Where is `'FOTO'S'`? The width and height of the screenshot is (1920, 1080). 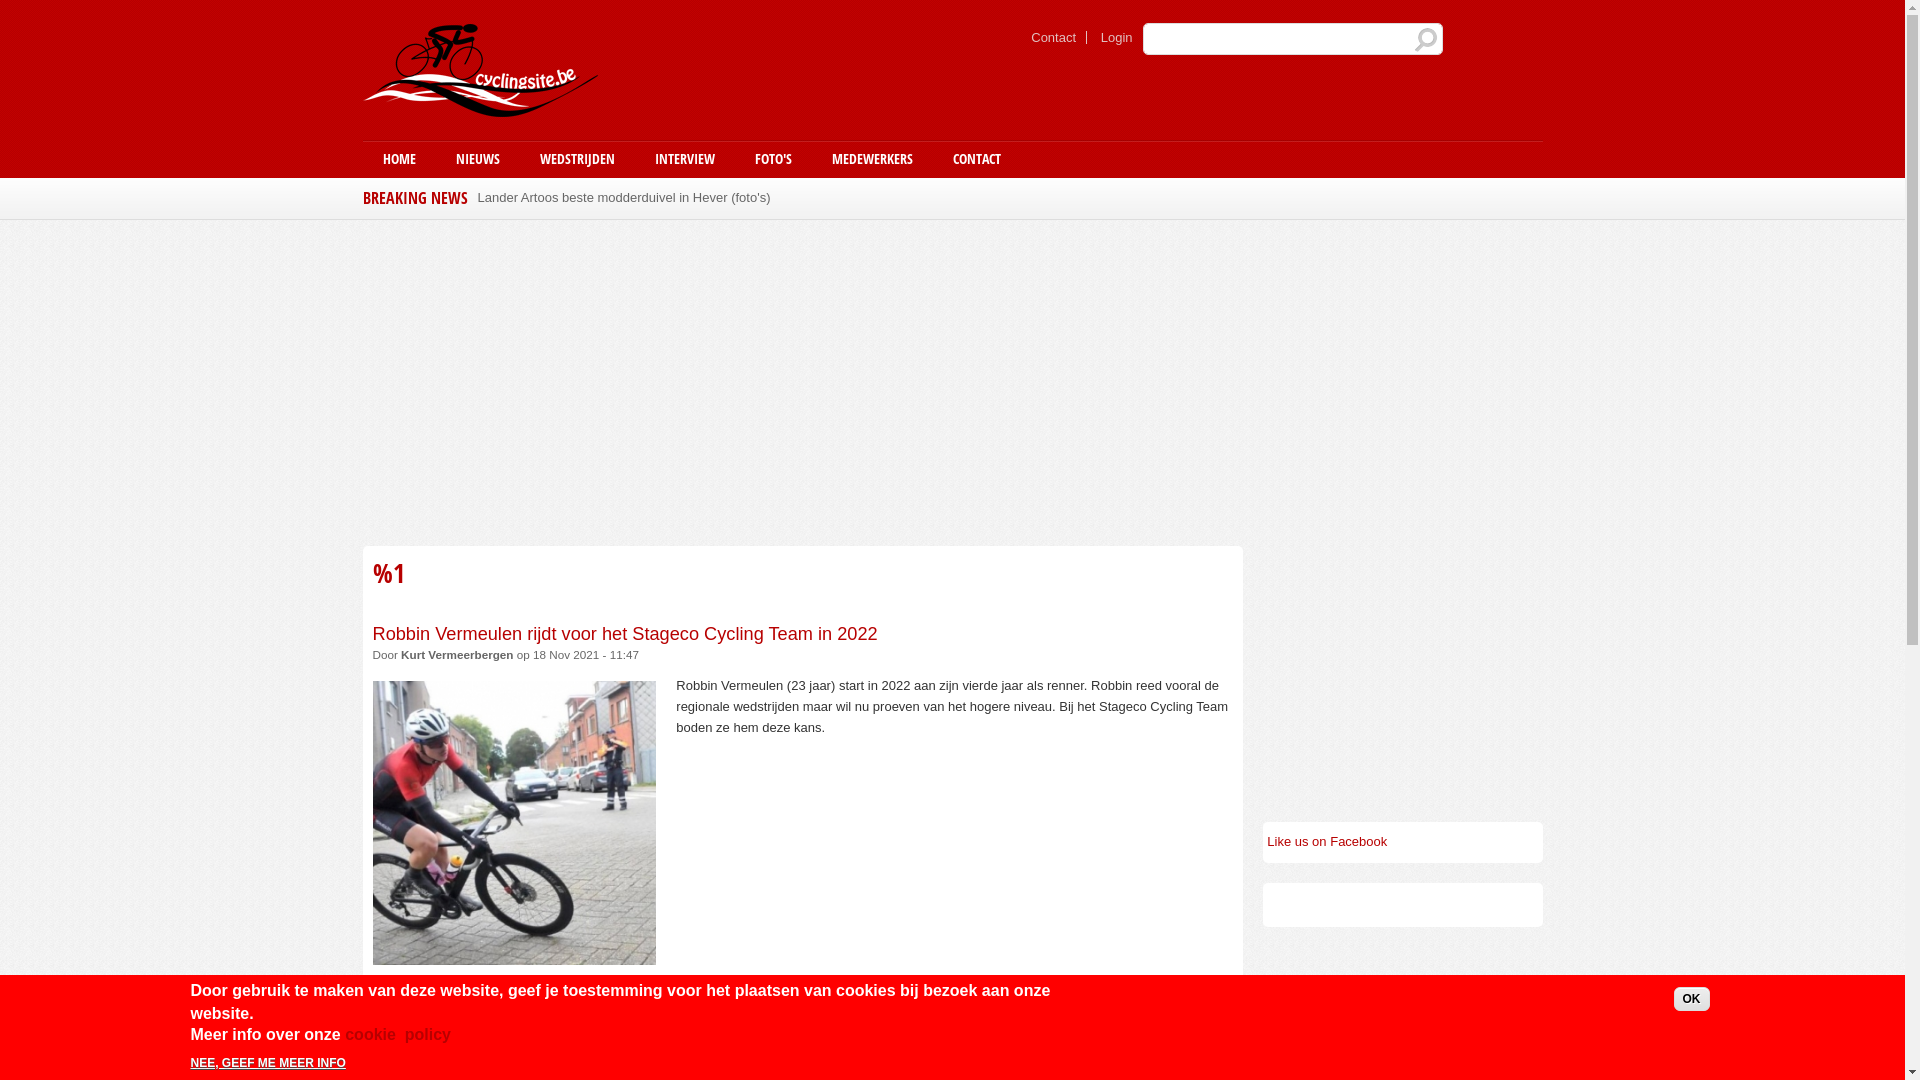
'FOTO'S' is located at coordinates (733, 158).